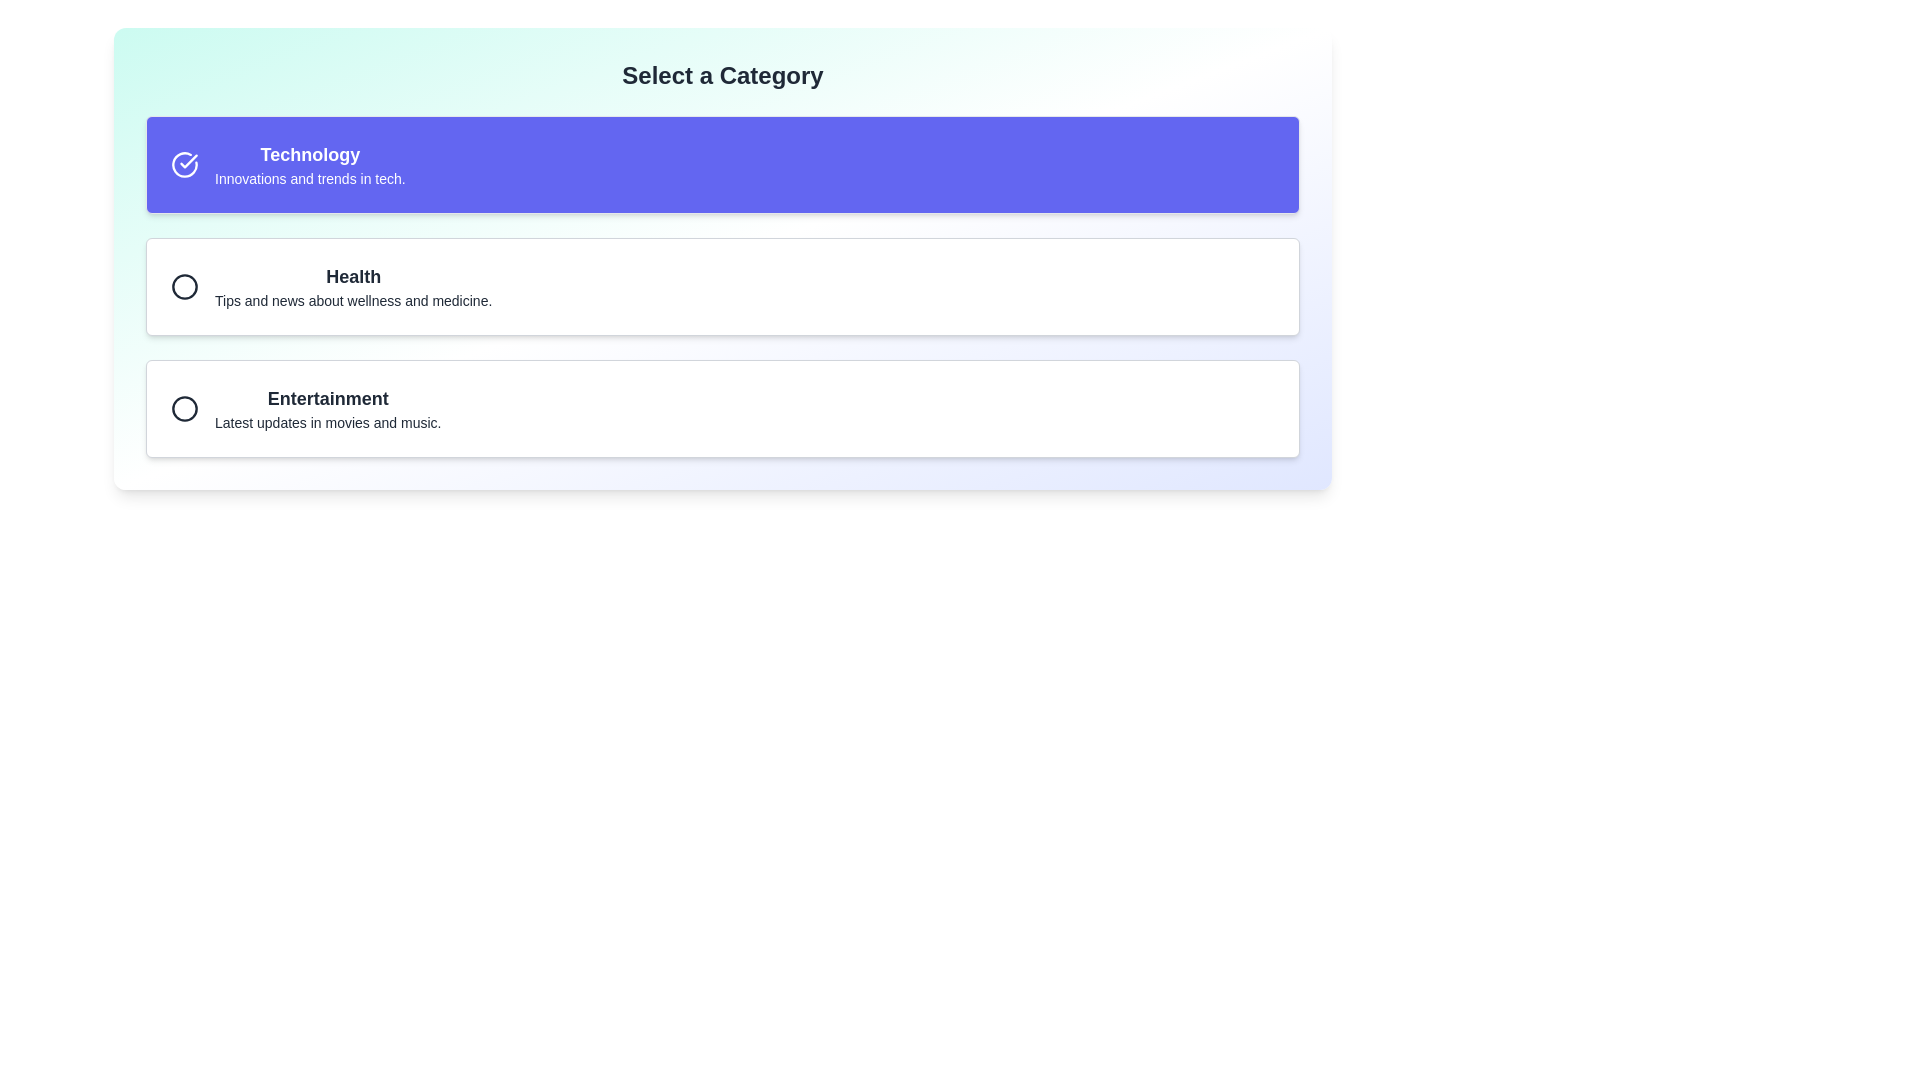  I want to click on the circular indicator icon that indicates the selection status of the 'Health' category, so click(185, 286).